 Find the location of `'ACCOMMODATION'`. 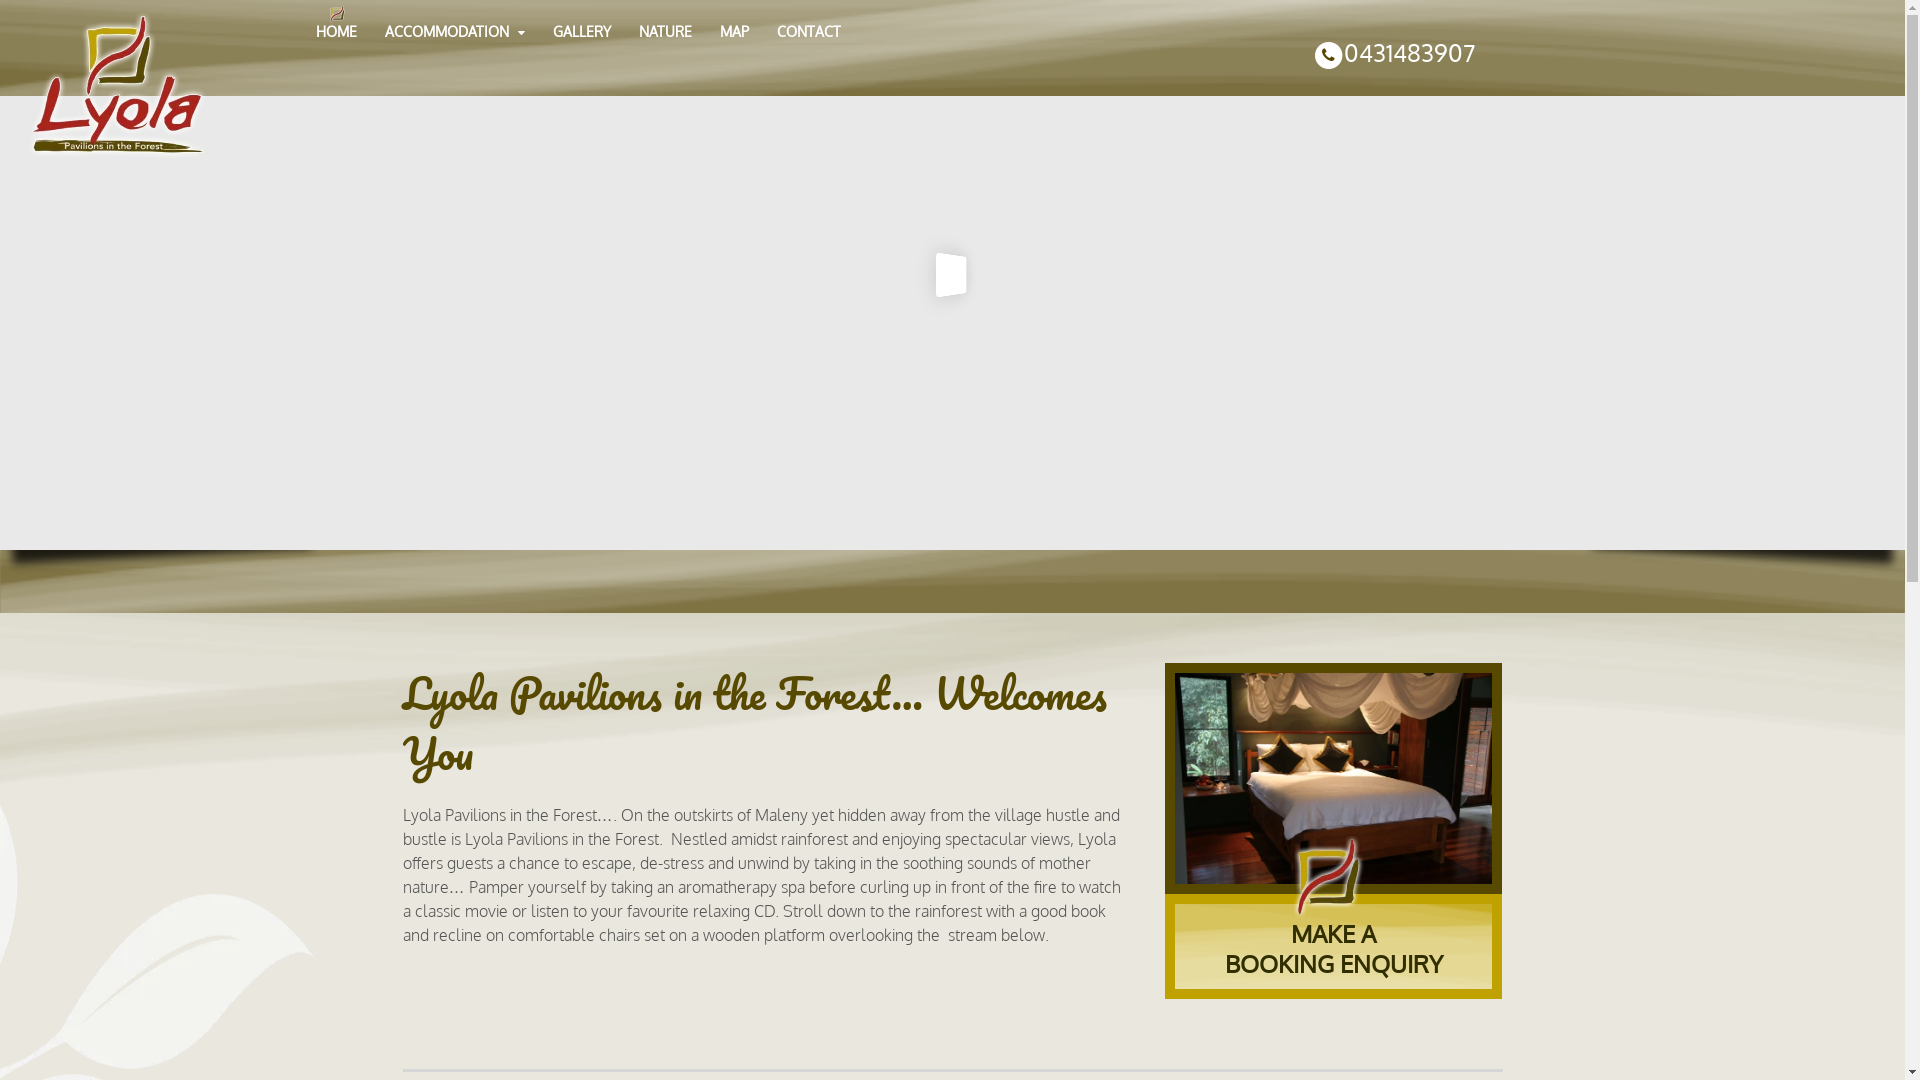

'ACCOMMODATION' is located at coordinates (454, 32).